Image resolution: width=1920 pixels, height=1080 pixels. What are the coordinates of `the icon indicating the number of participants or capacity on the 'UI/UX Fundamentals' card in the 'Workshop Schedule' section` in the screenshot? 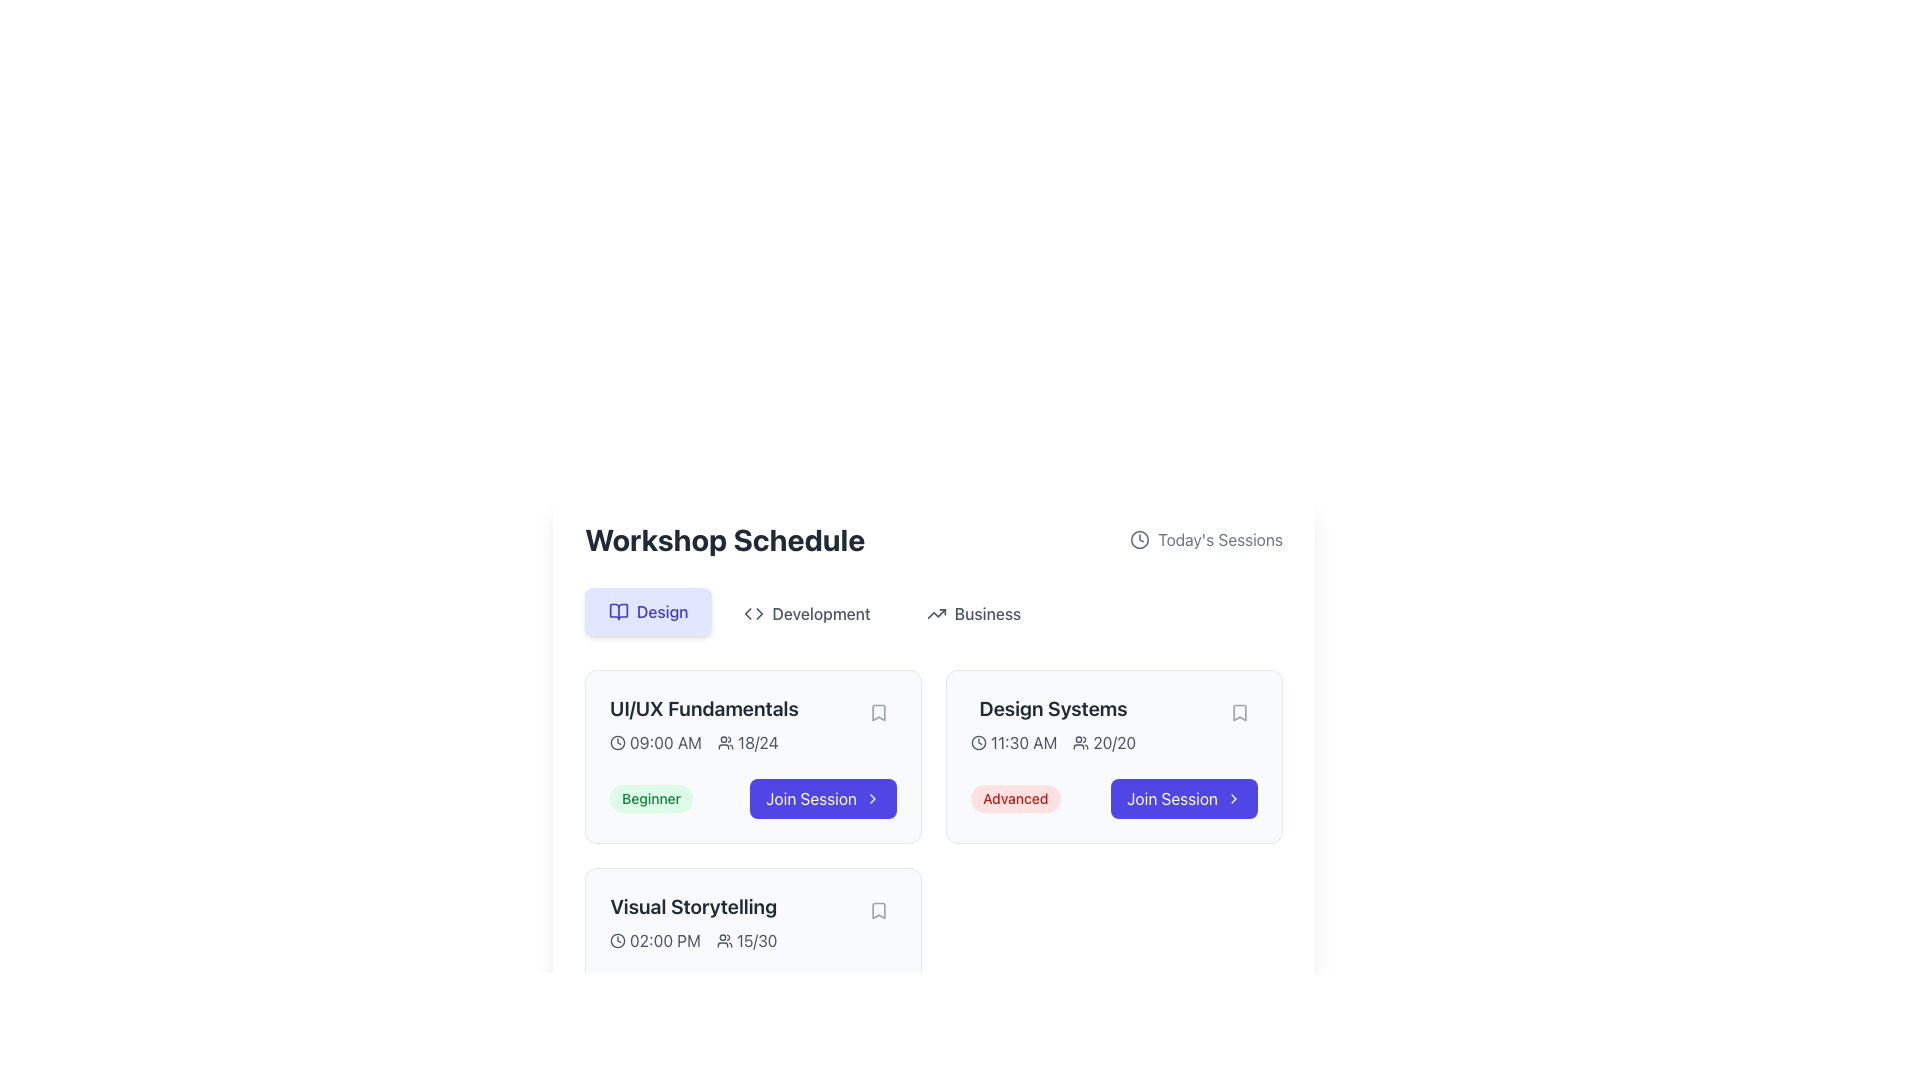 It's located at (724, 743).